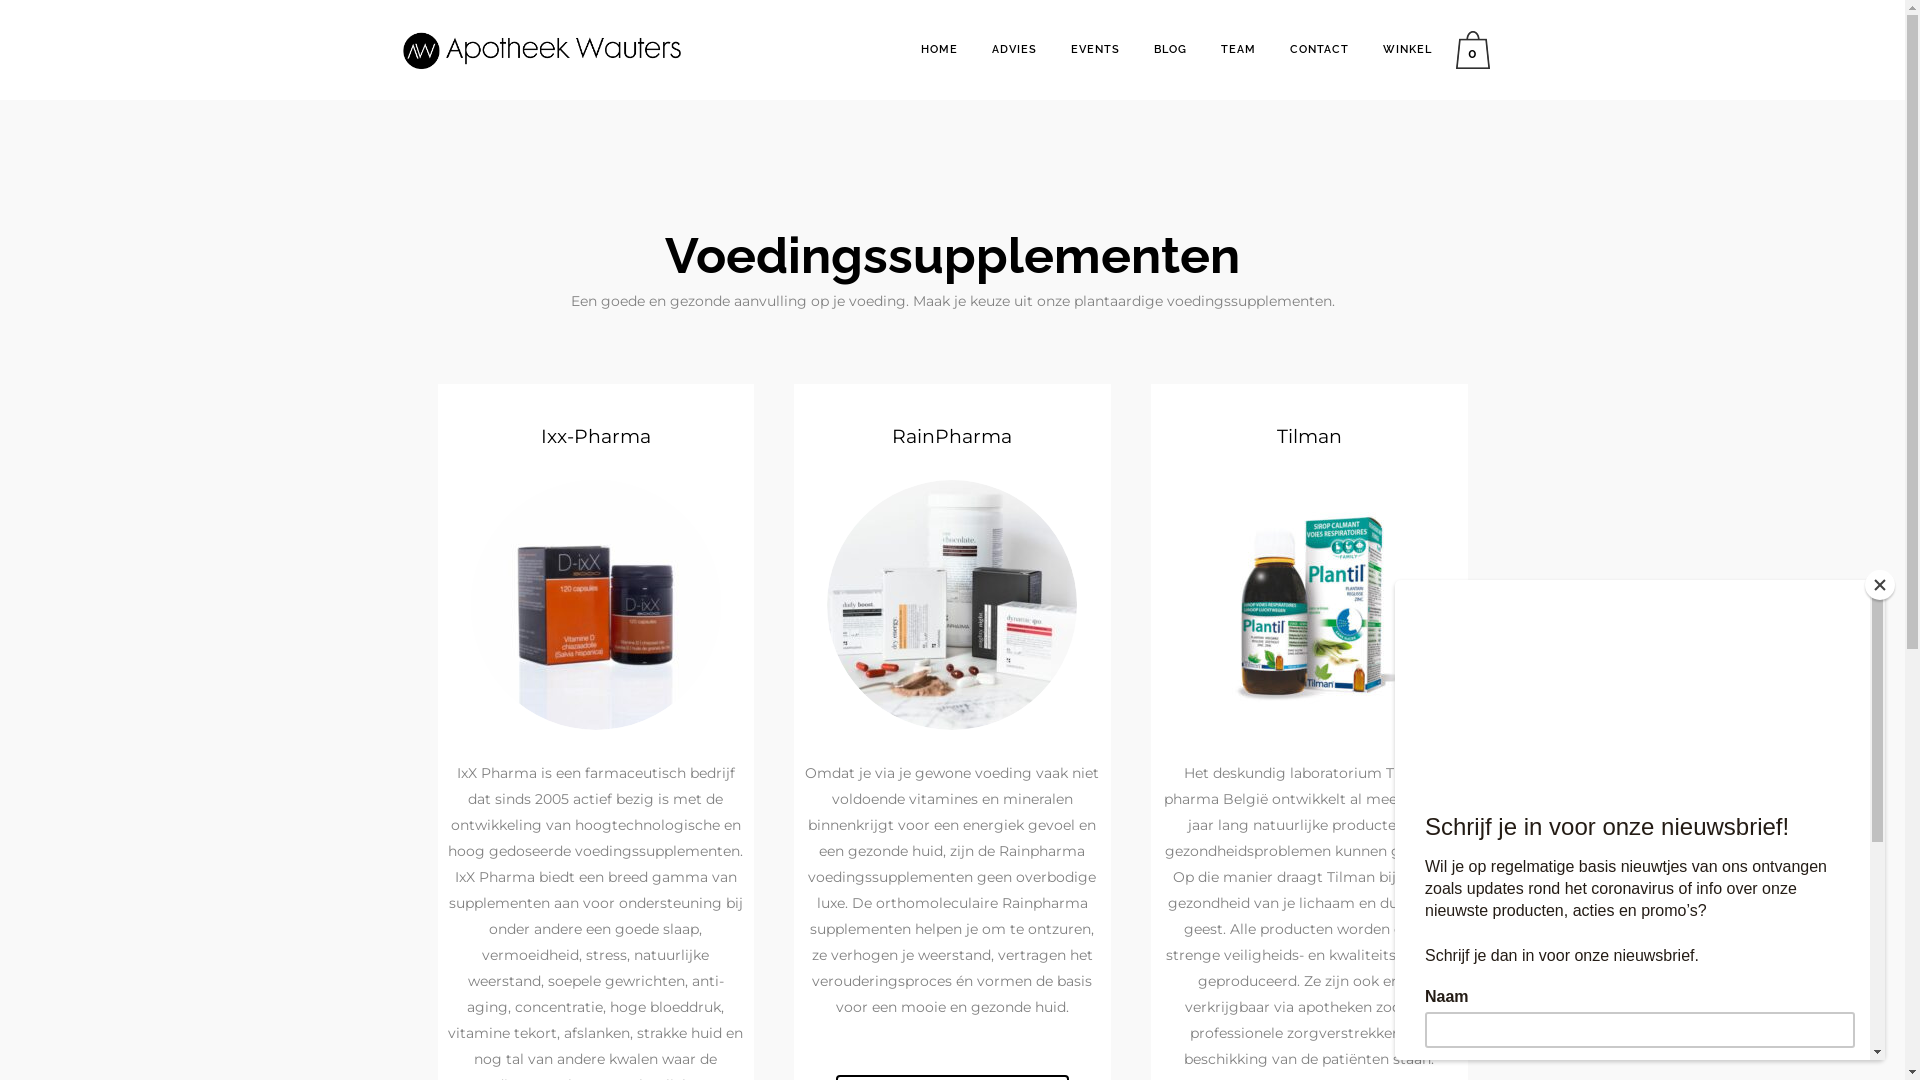  I want to click on 'EVENTS', so click(1094, 49).